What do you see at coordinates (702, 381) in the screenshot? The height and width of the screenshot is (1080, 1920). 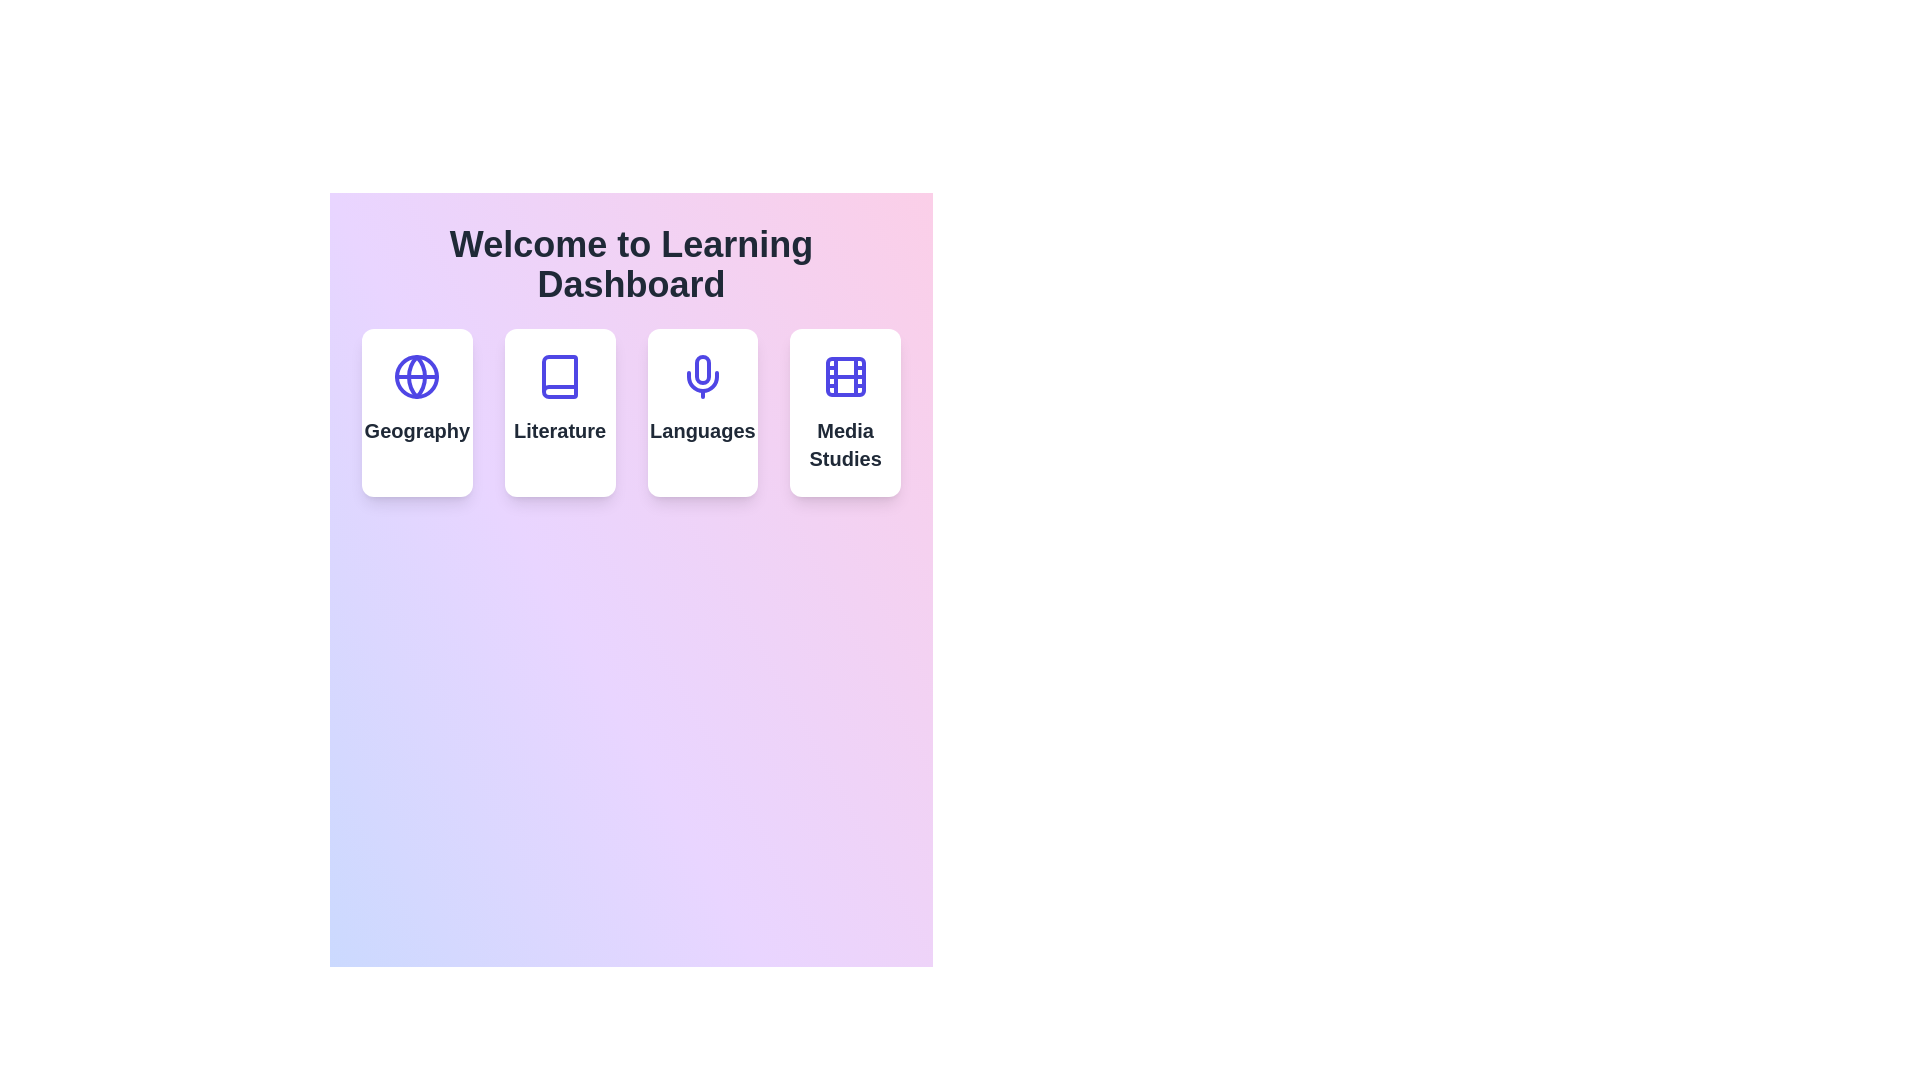 I see `the arc-like shape at the bottom of the microphone icon within the 'Languages' section in the third card from the left` at bounding box center [702, 381].